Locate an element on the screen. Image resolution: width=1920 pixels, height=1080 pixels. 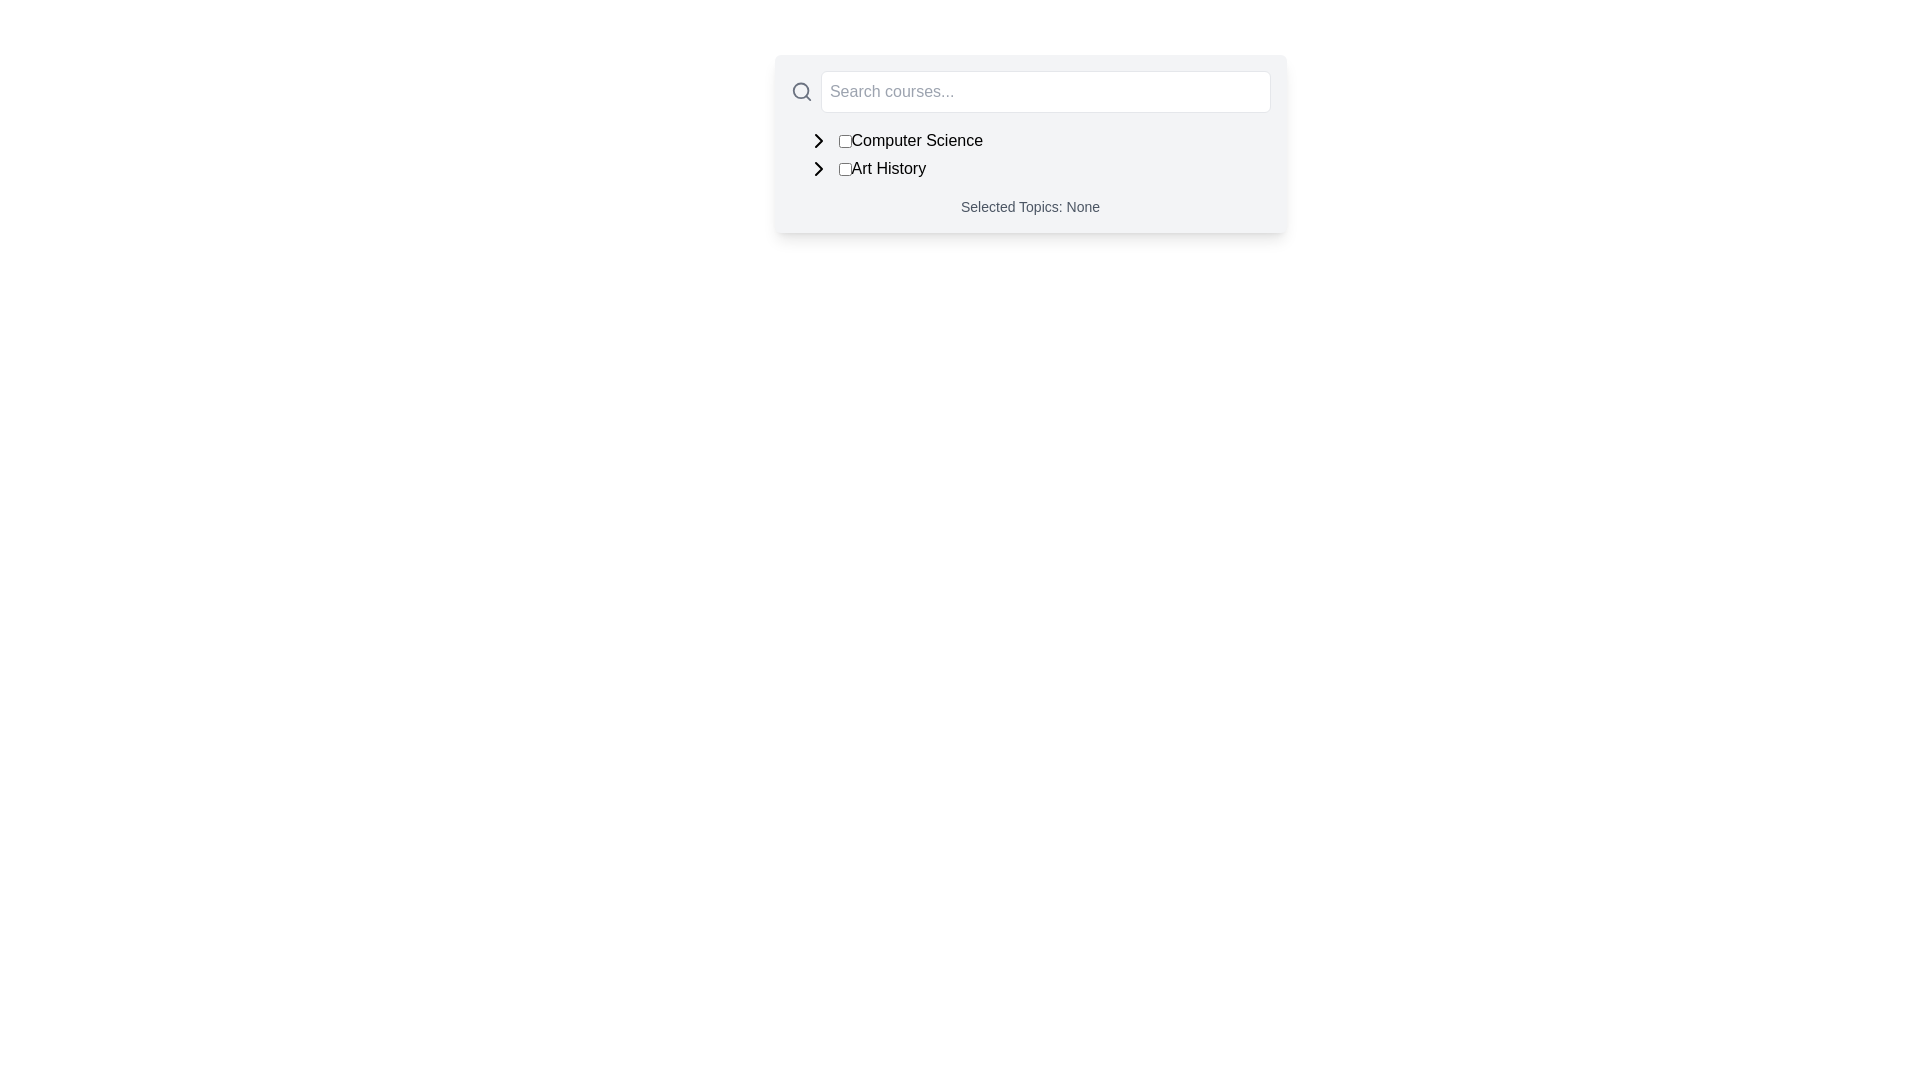
text label 'Computer Science', which is the first option in the vertical list below the search bar is located at coordinates (916, 140).